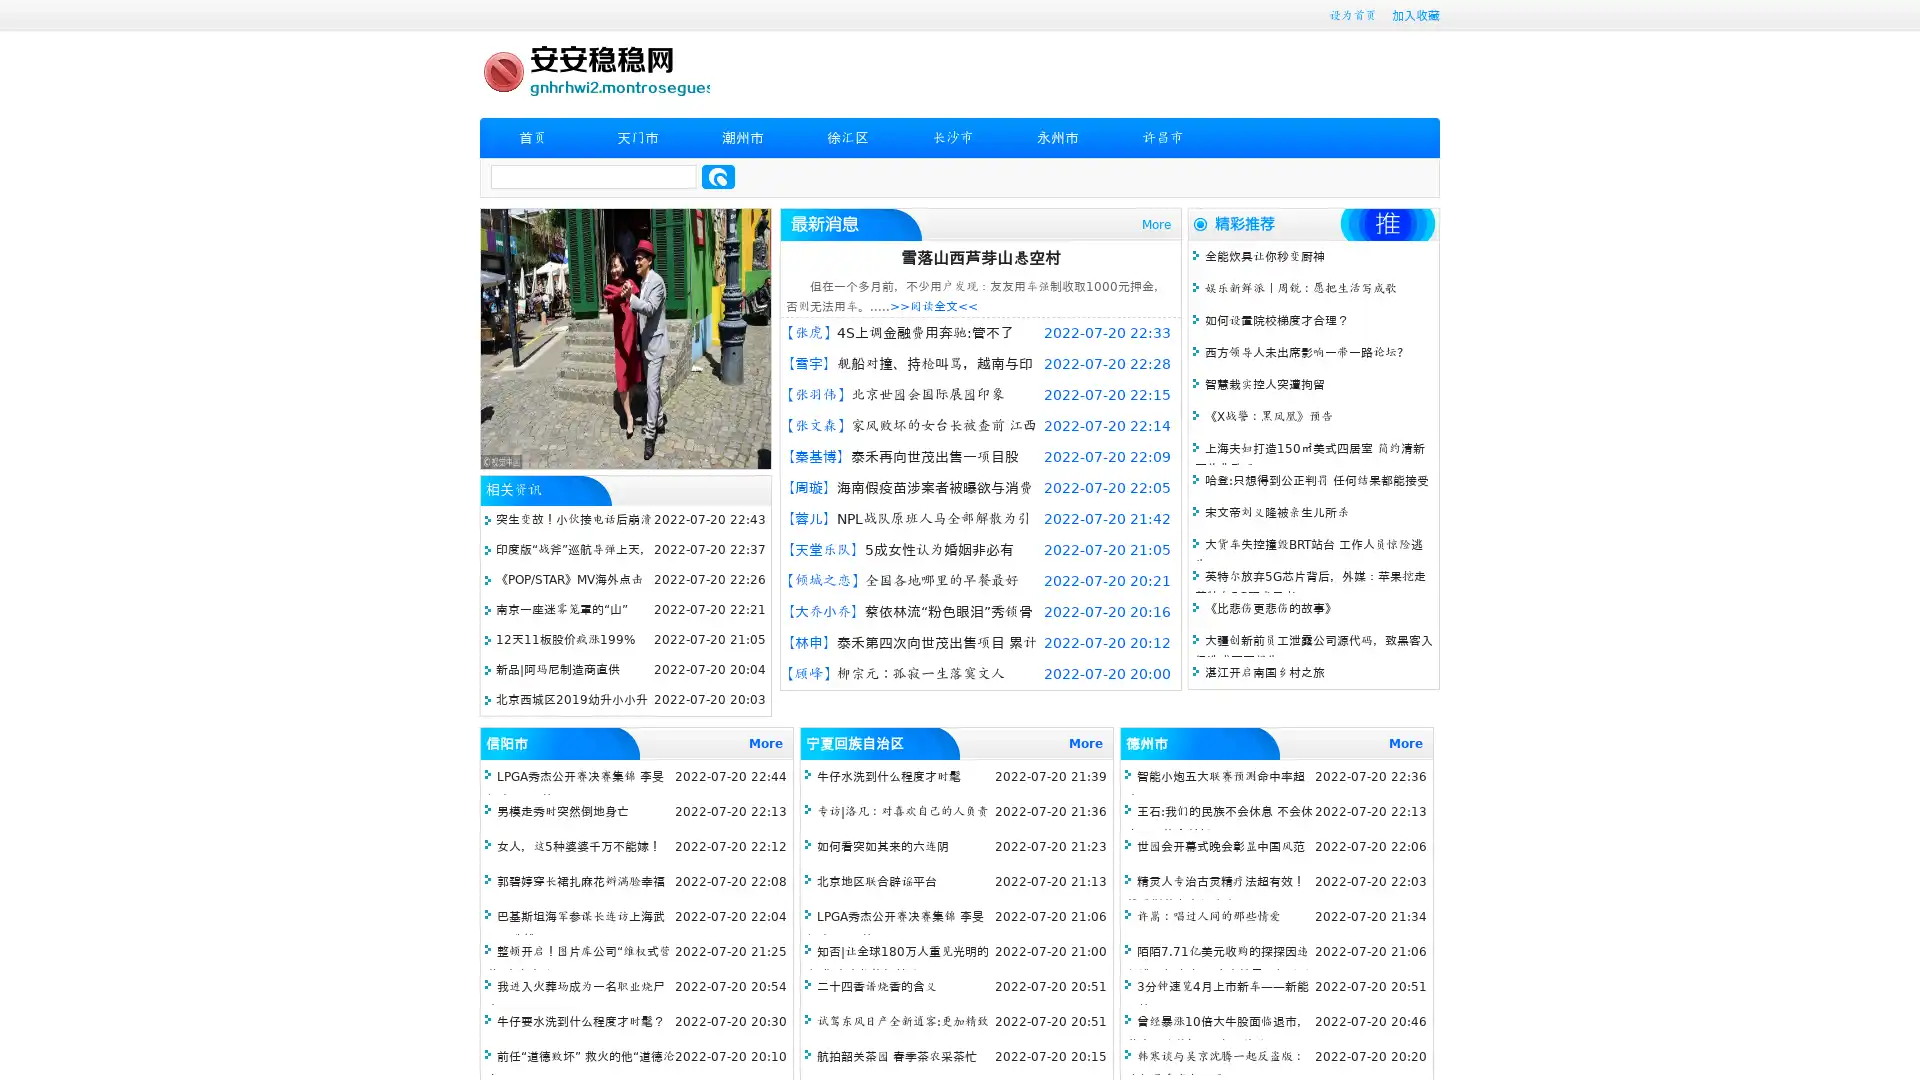 The image size is (1920, 1080). I want to click on Search, so click(718, 176).